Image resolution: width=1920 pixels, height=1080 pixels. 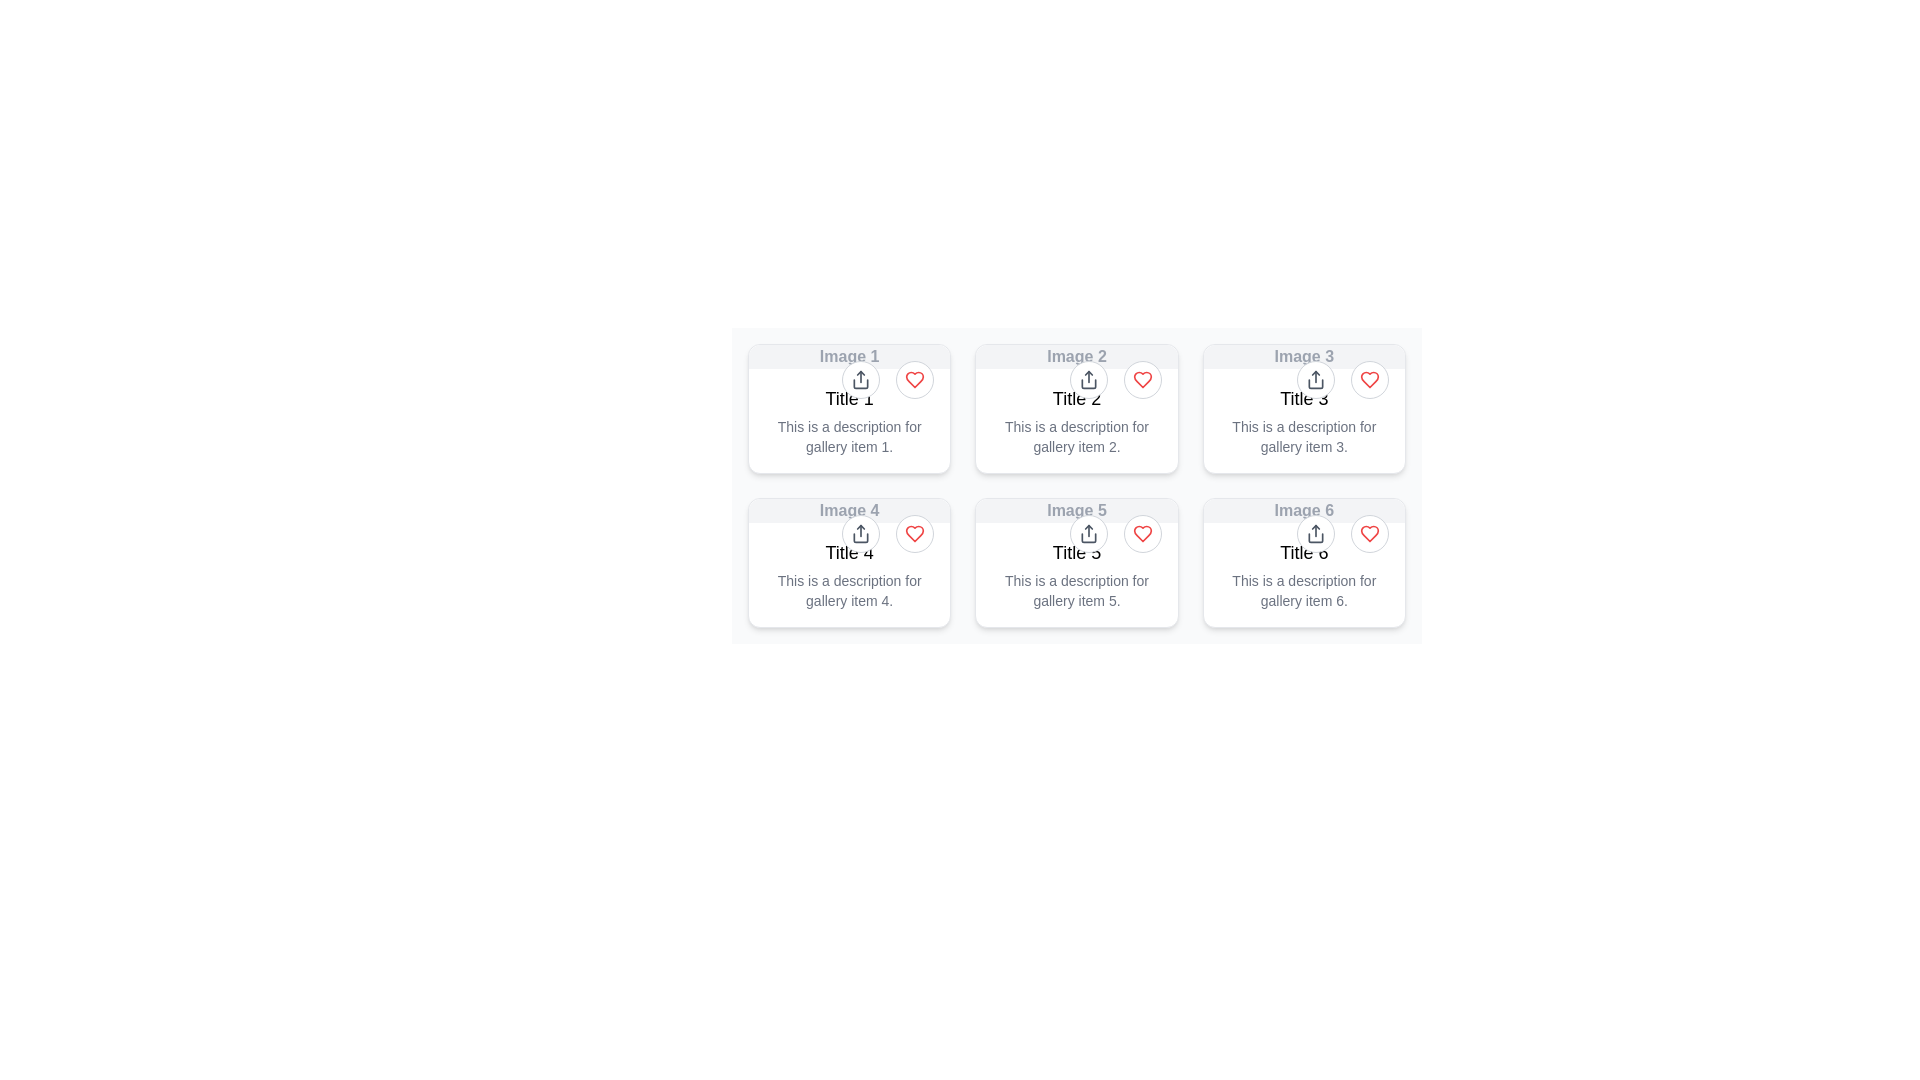 What do you see at coordinates (914, 532) in the screenshot?
I see `the heart-shaped icon button filled with red color located in the fourth tile at the top-right corner` at bounding box center [914, 532].